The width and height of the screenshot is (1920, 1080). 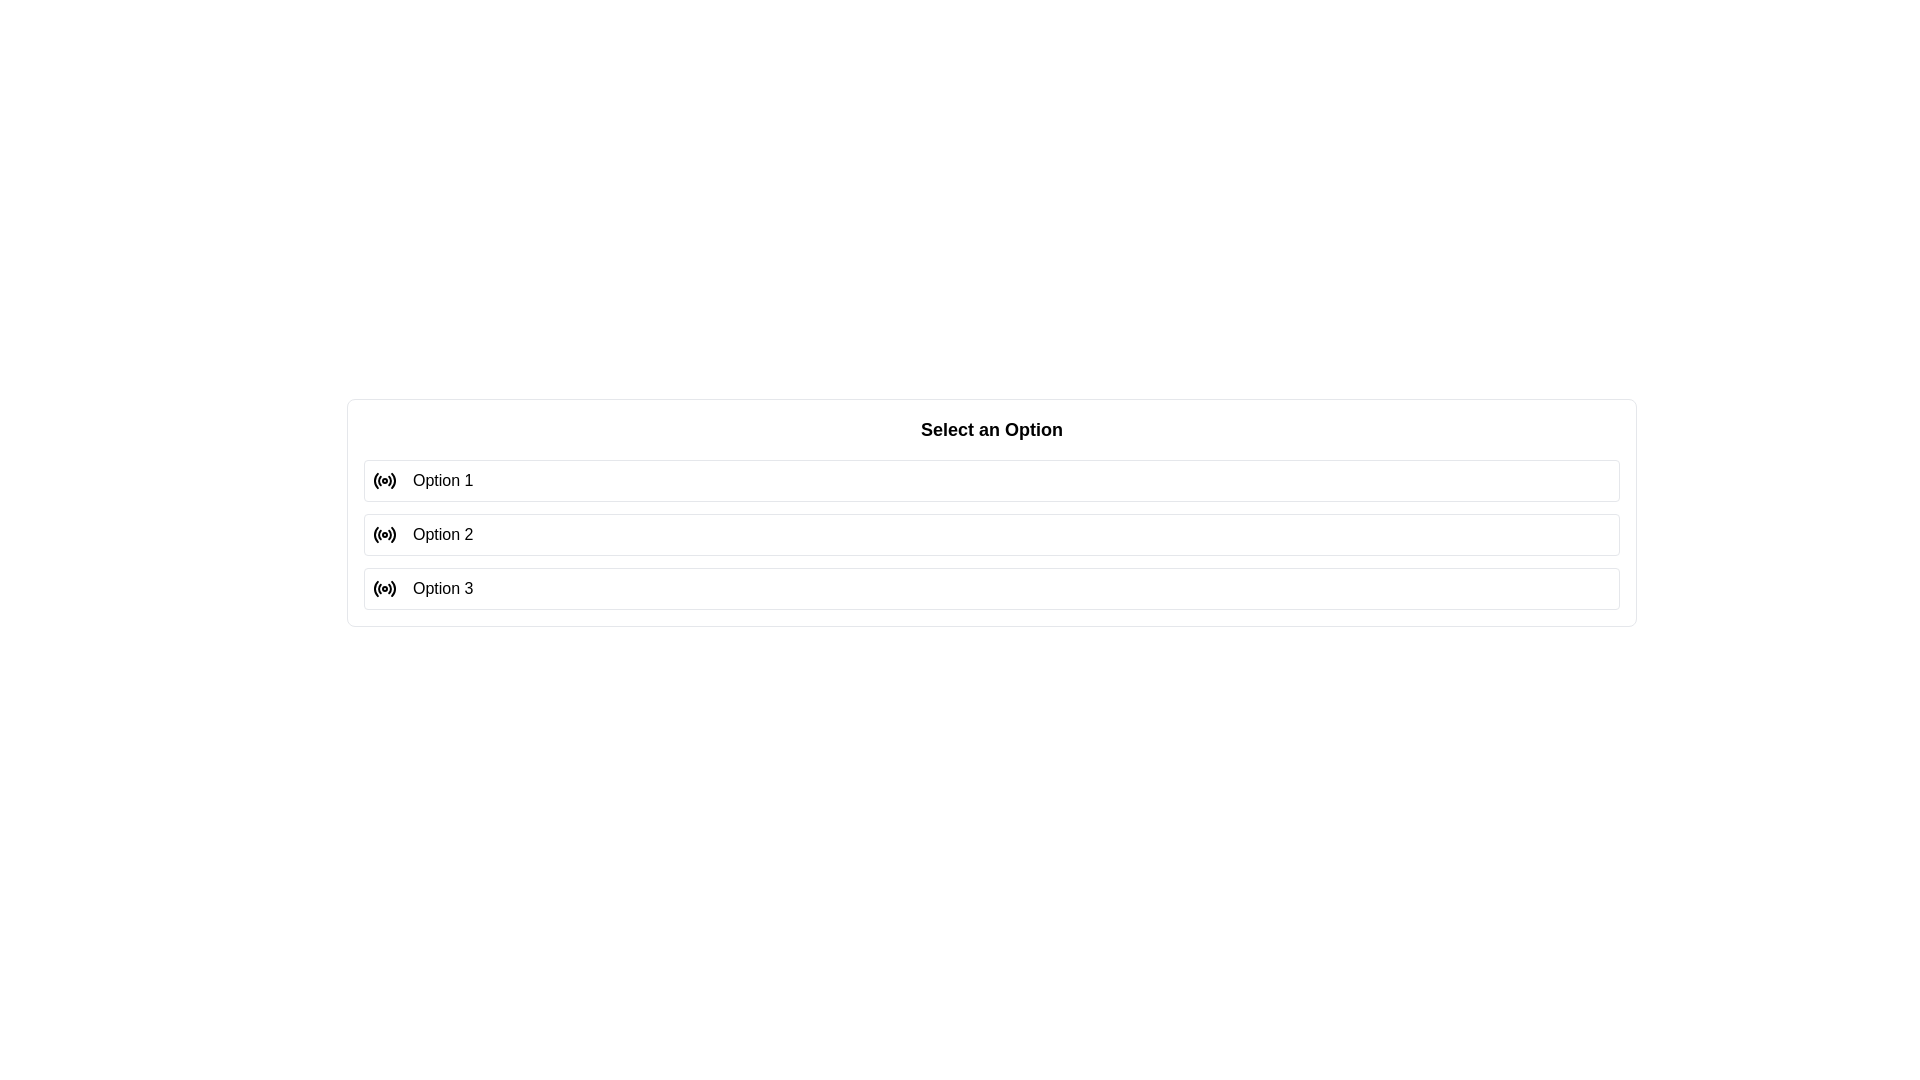 I want to click on the Radio button icon for 'Option 3', so click(x=384, y=588).